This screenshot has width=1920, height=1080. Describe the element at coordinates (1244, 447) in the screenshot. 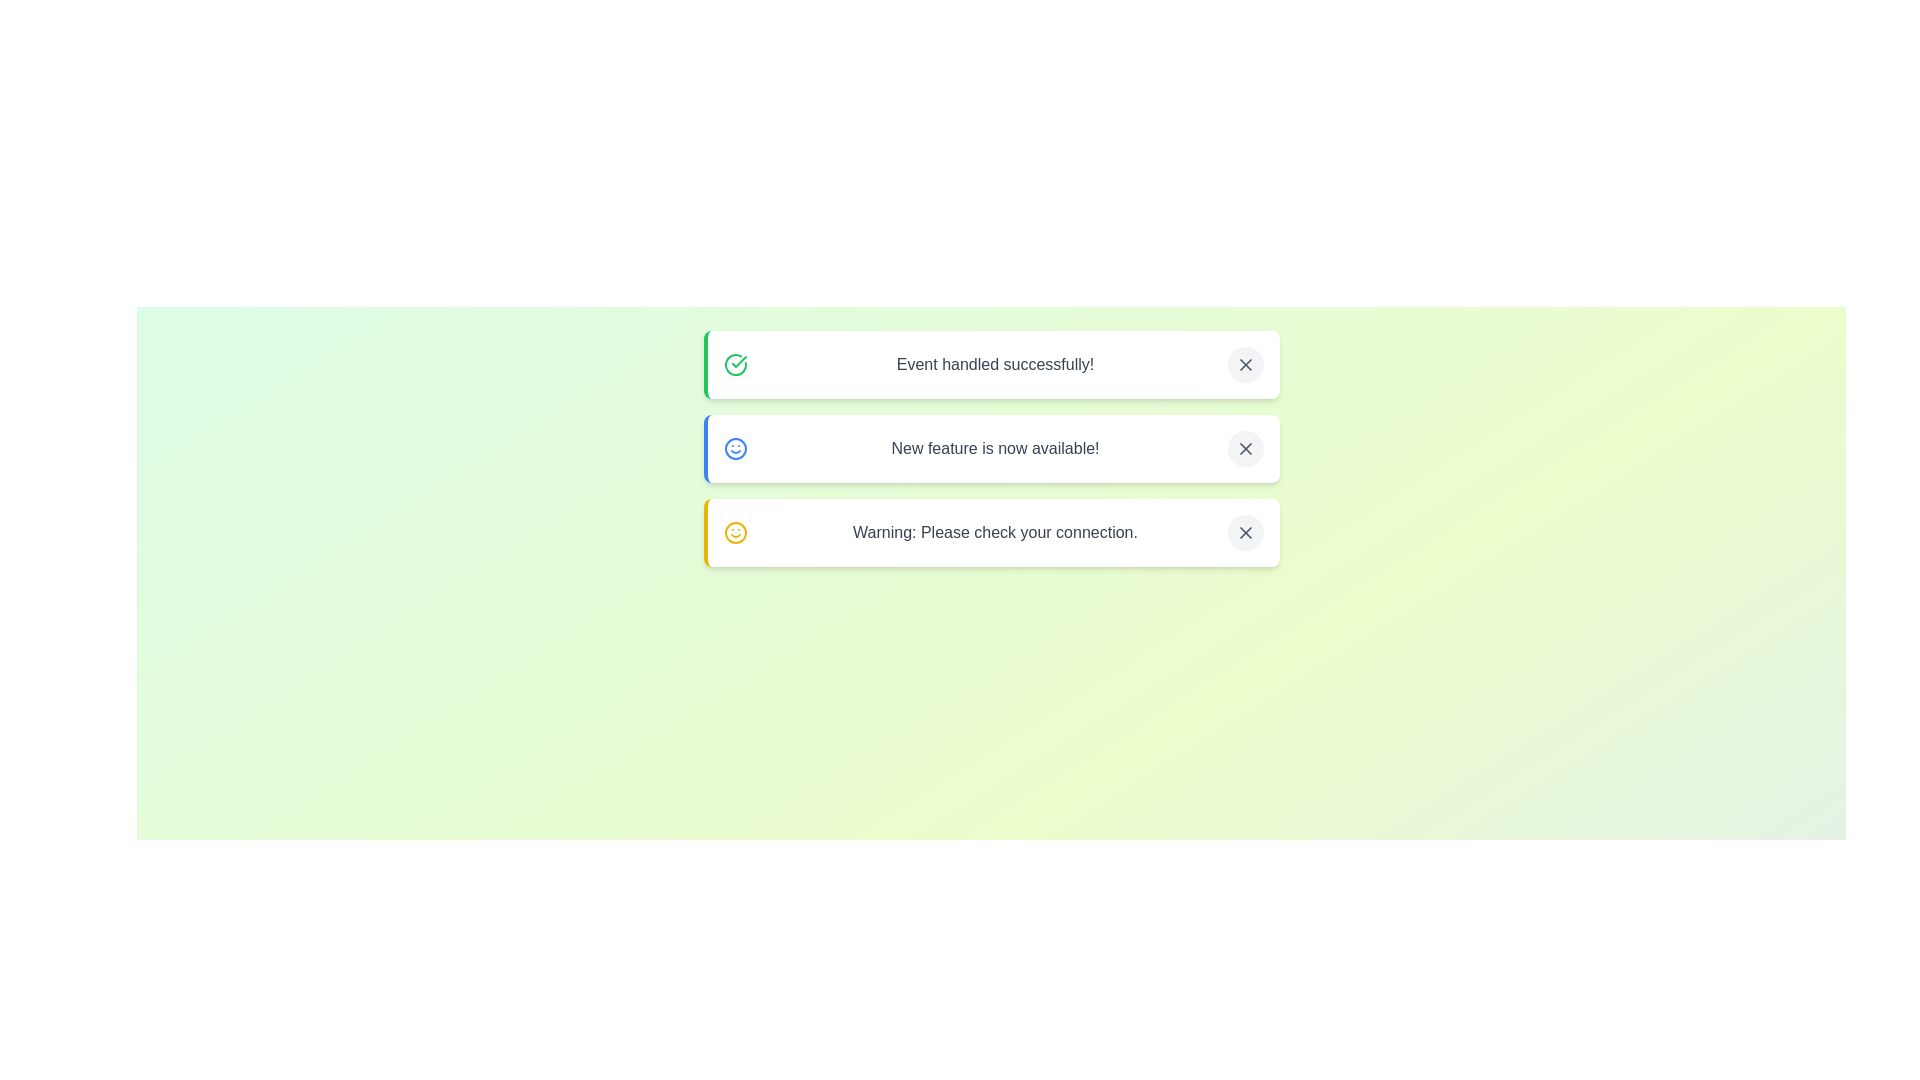

I see `the 'X' icon button in the top-right corner of the middle notification card that displays 'New feature is now available!'` at that location.